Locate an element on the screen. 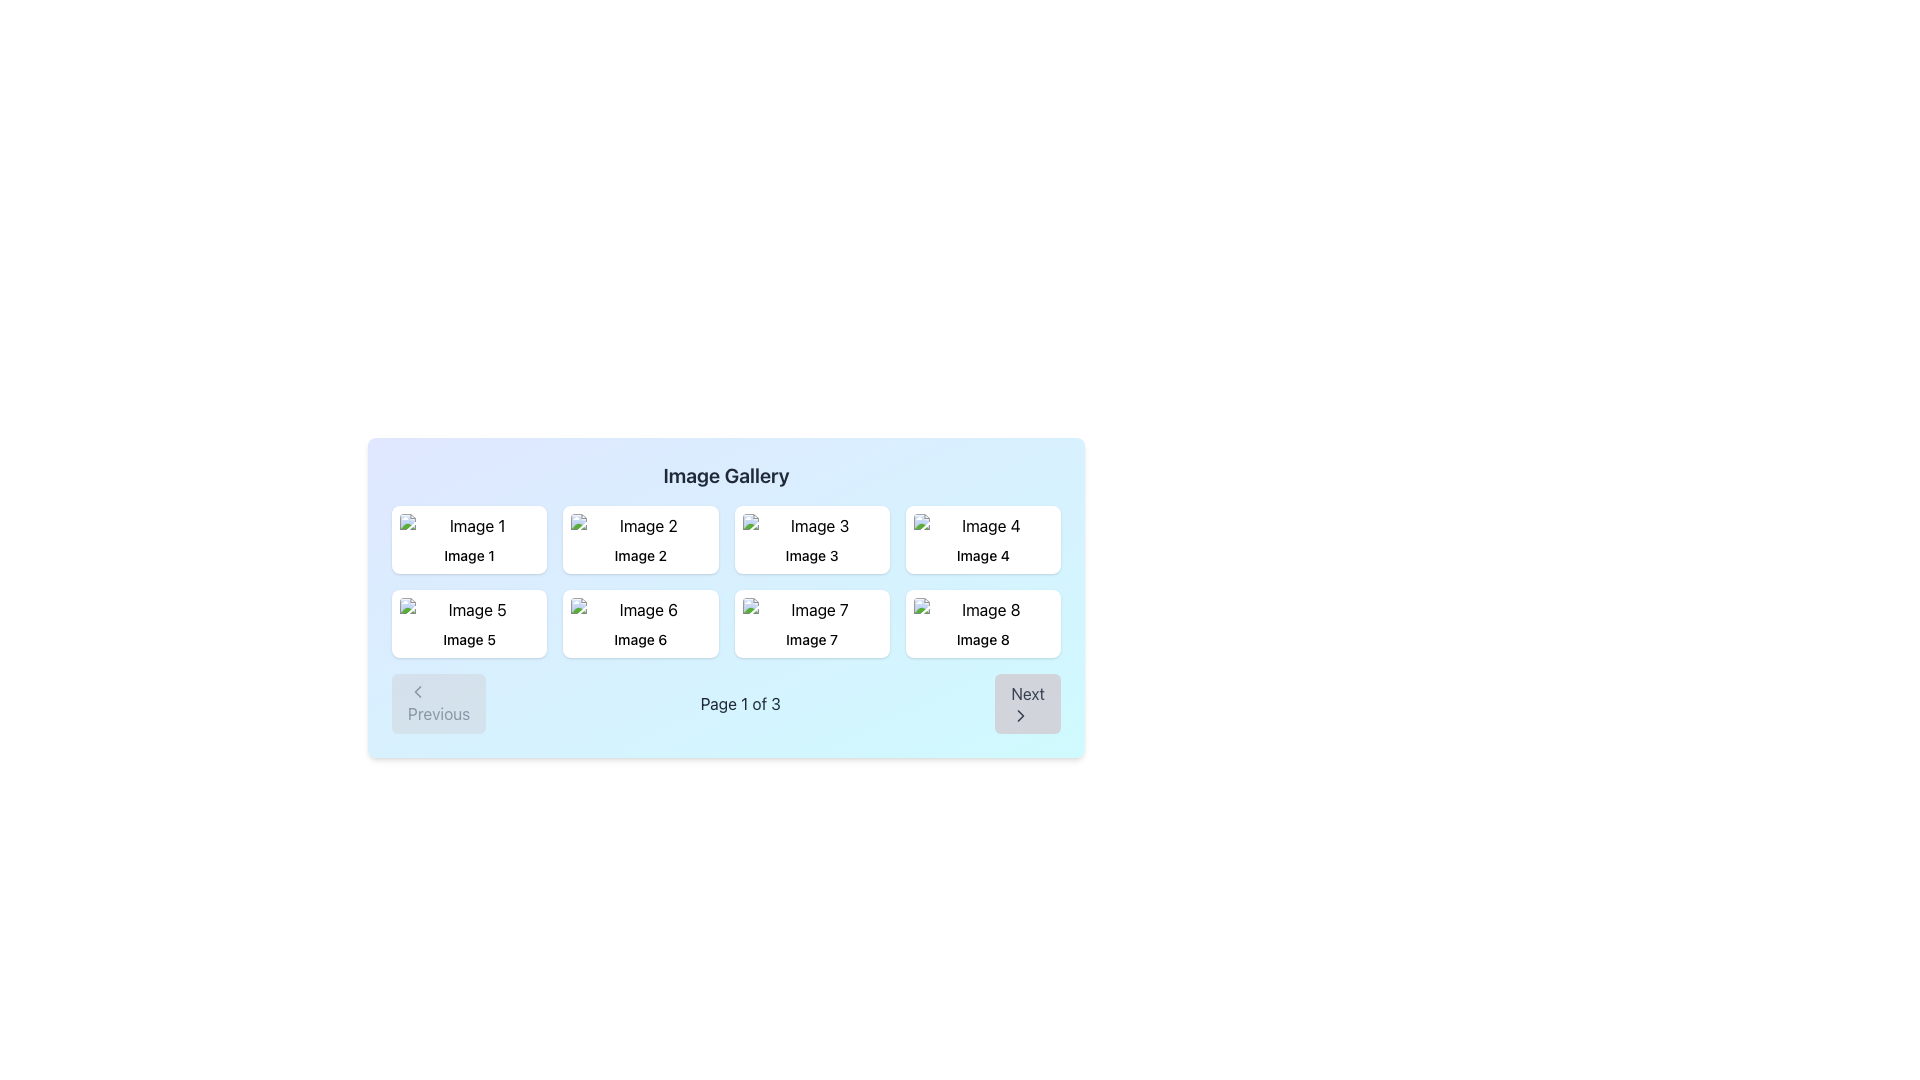 The width and height of the screenshot is (1920, 1080). the second image card in the gallery that displays an image and its label is located at coordinates (640, 540).